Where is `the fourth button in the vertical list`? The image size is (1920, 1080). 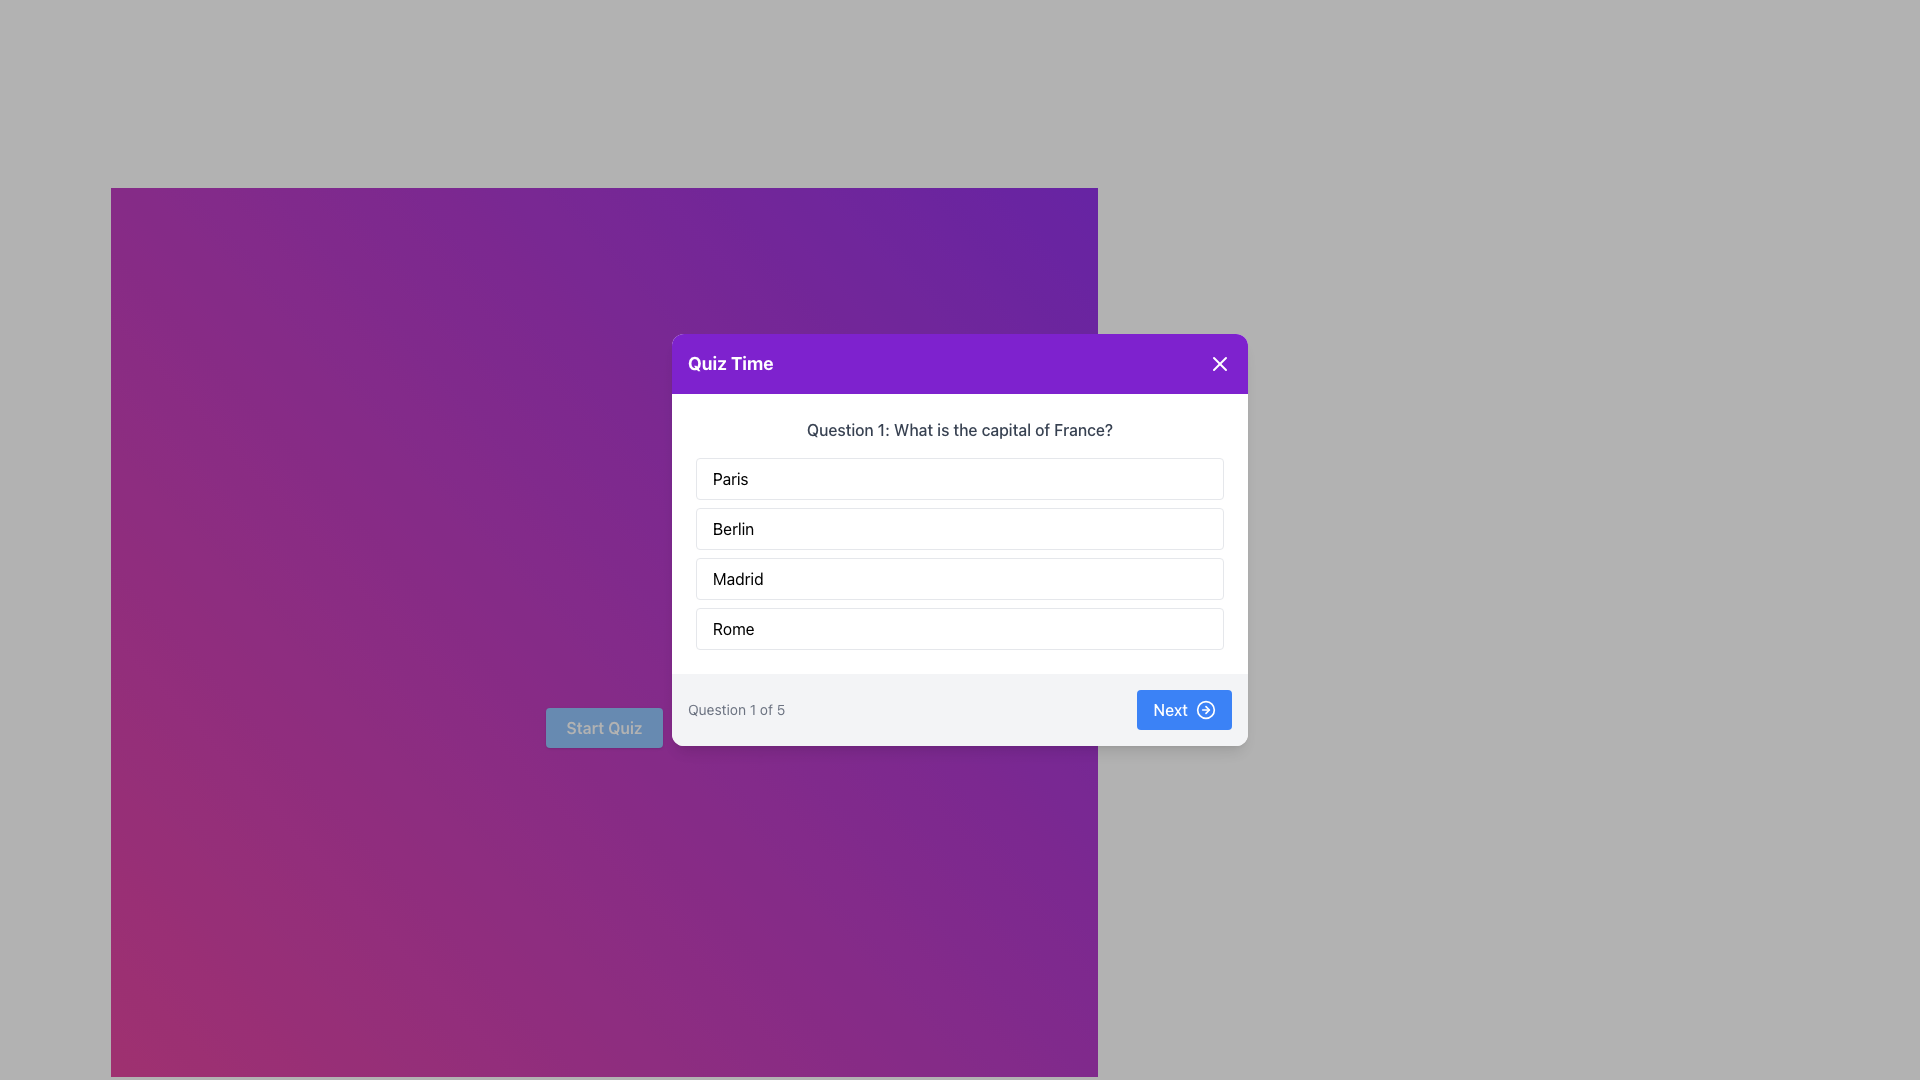
the fourth button in the vertical list is located at coordinates (960, 627).